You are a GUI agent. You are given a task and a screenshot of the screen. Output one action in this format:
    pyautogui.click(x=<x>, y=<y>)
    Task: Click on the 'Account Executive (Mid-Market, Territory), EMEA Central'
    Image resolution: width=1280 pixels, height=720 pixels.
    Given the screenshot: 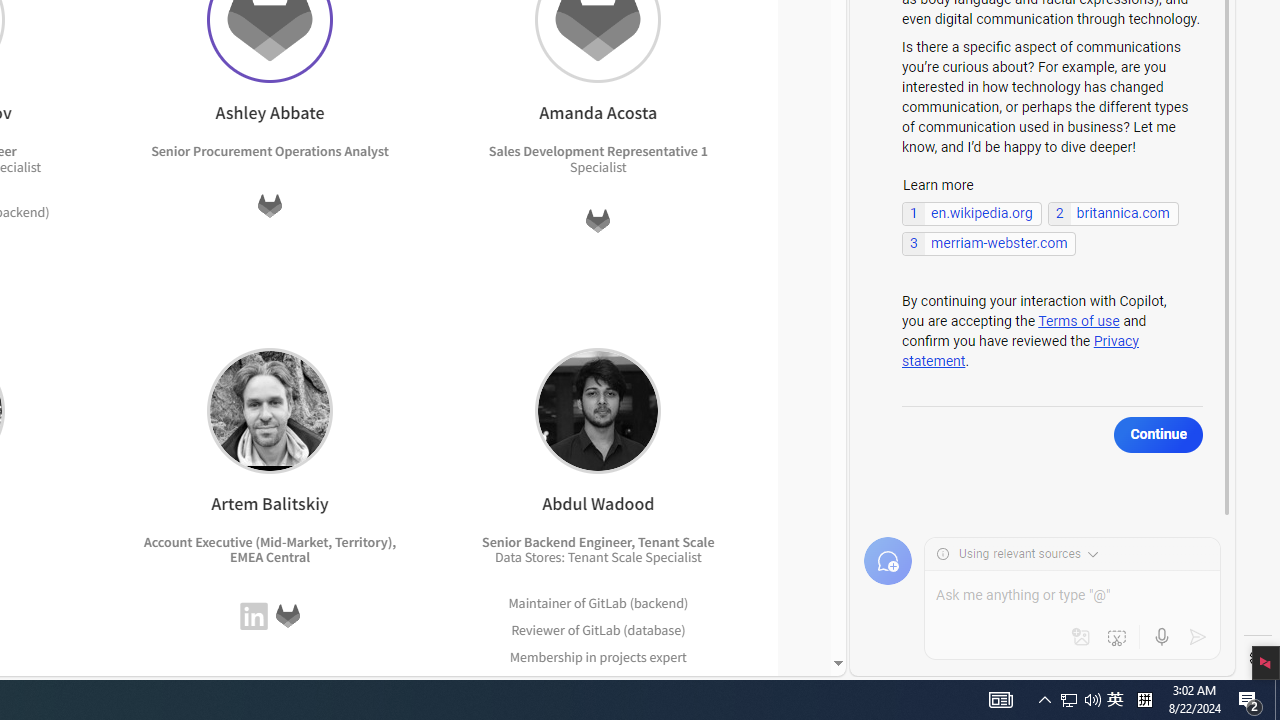 What is the action you would take?
    pyautogui.click(x=269, y=549)
    